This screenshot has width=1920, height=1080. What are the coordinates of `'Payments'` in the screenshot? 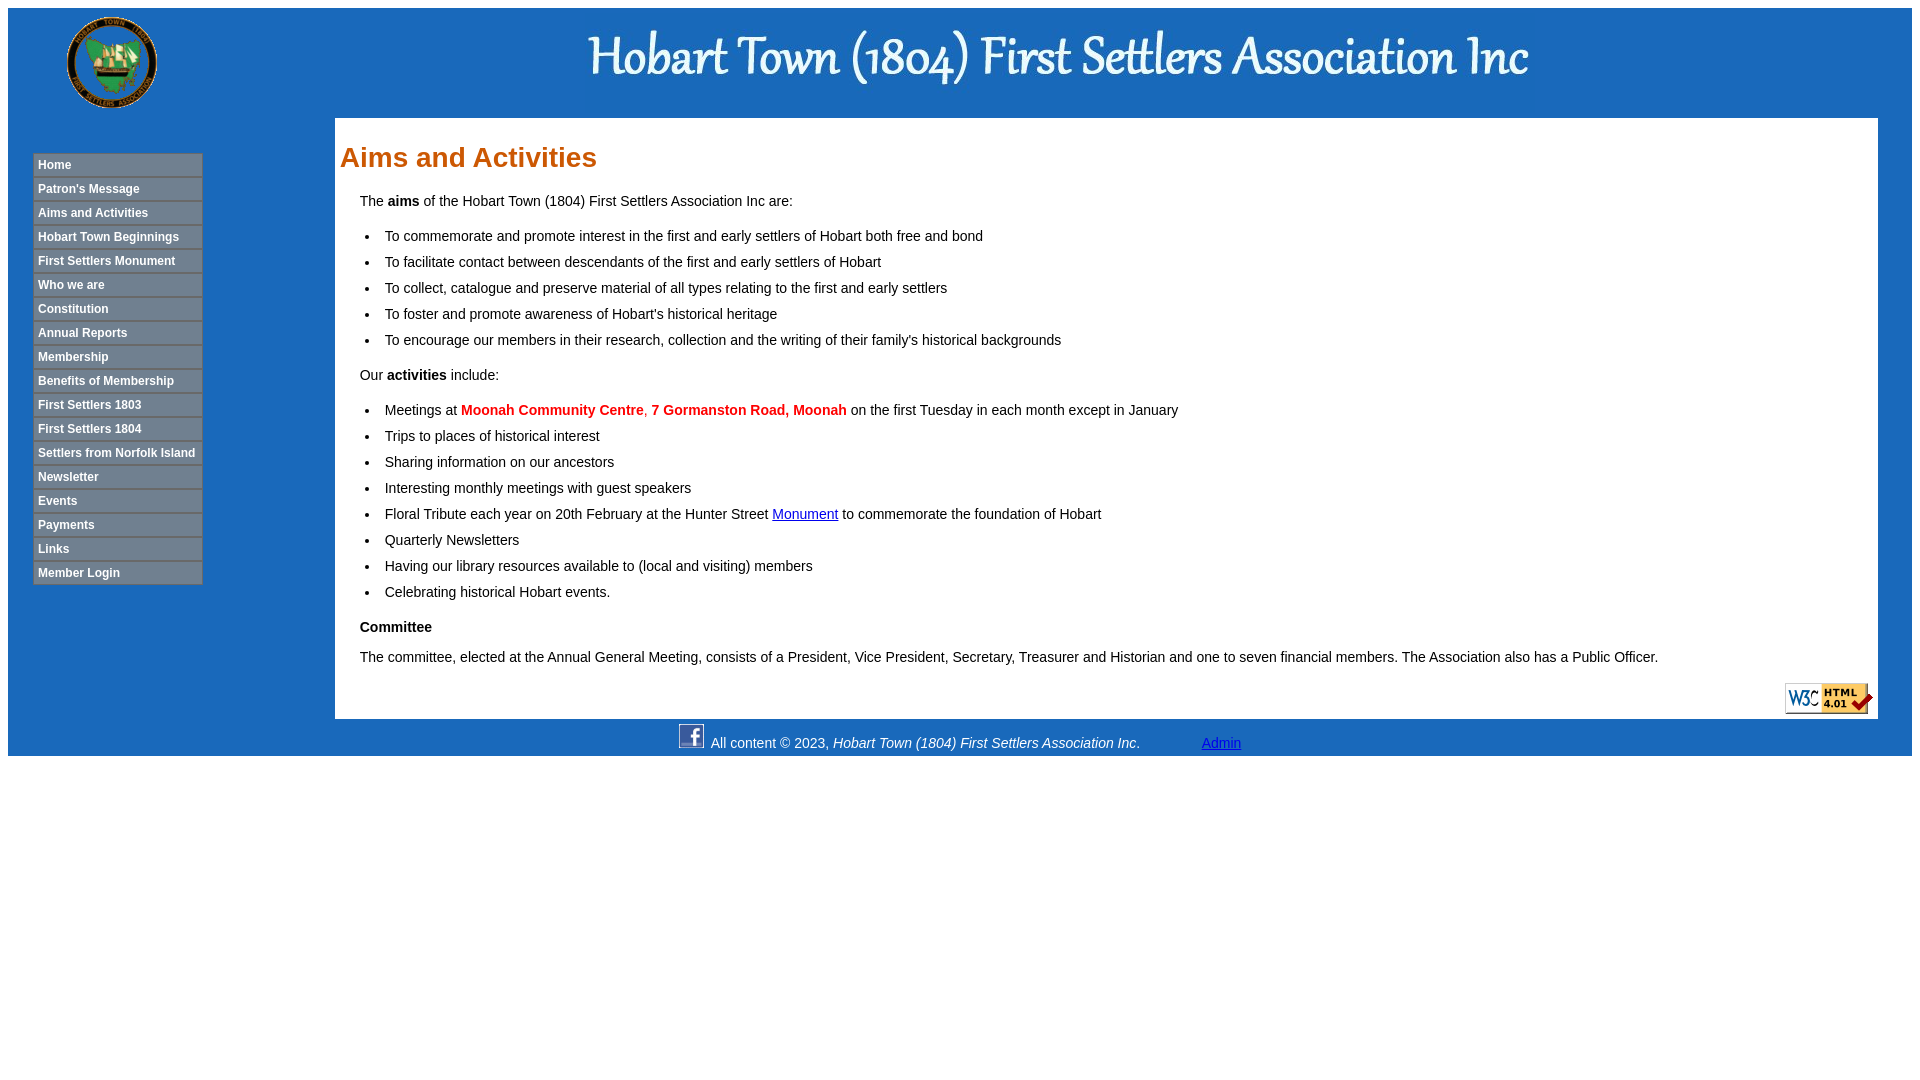 It's located at (117, 523).